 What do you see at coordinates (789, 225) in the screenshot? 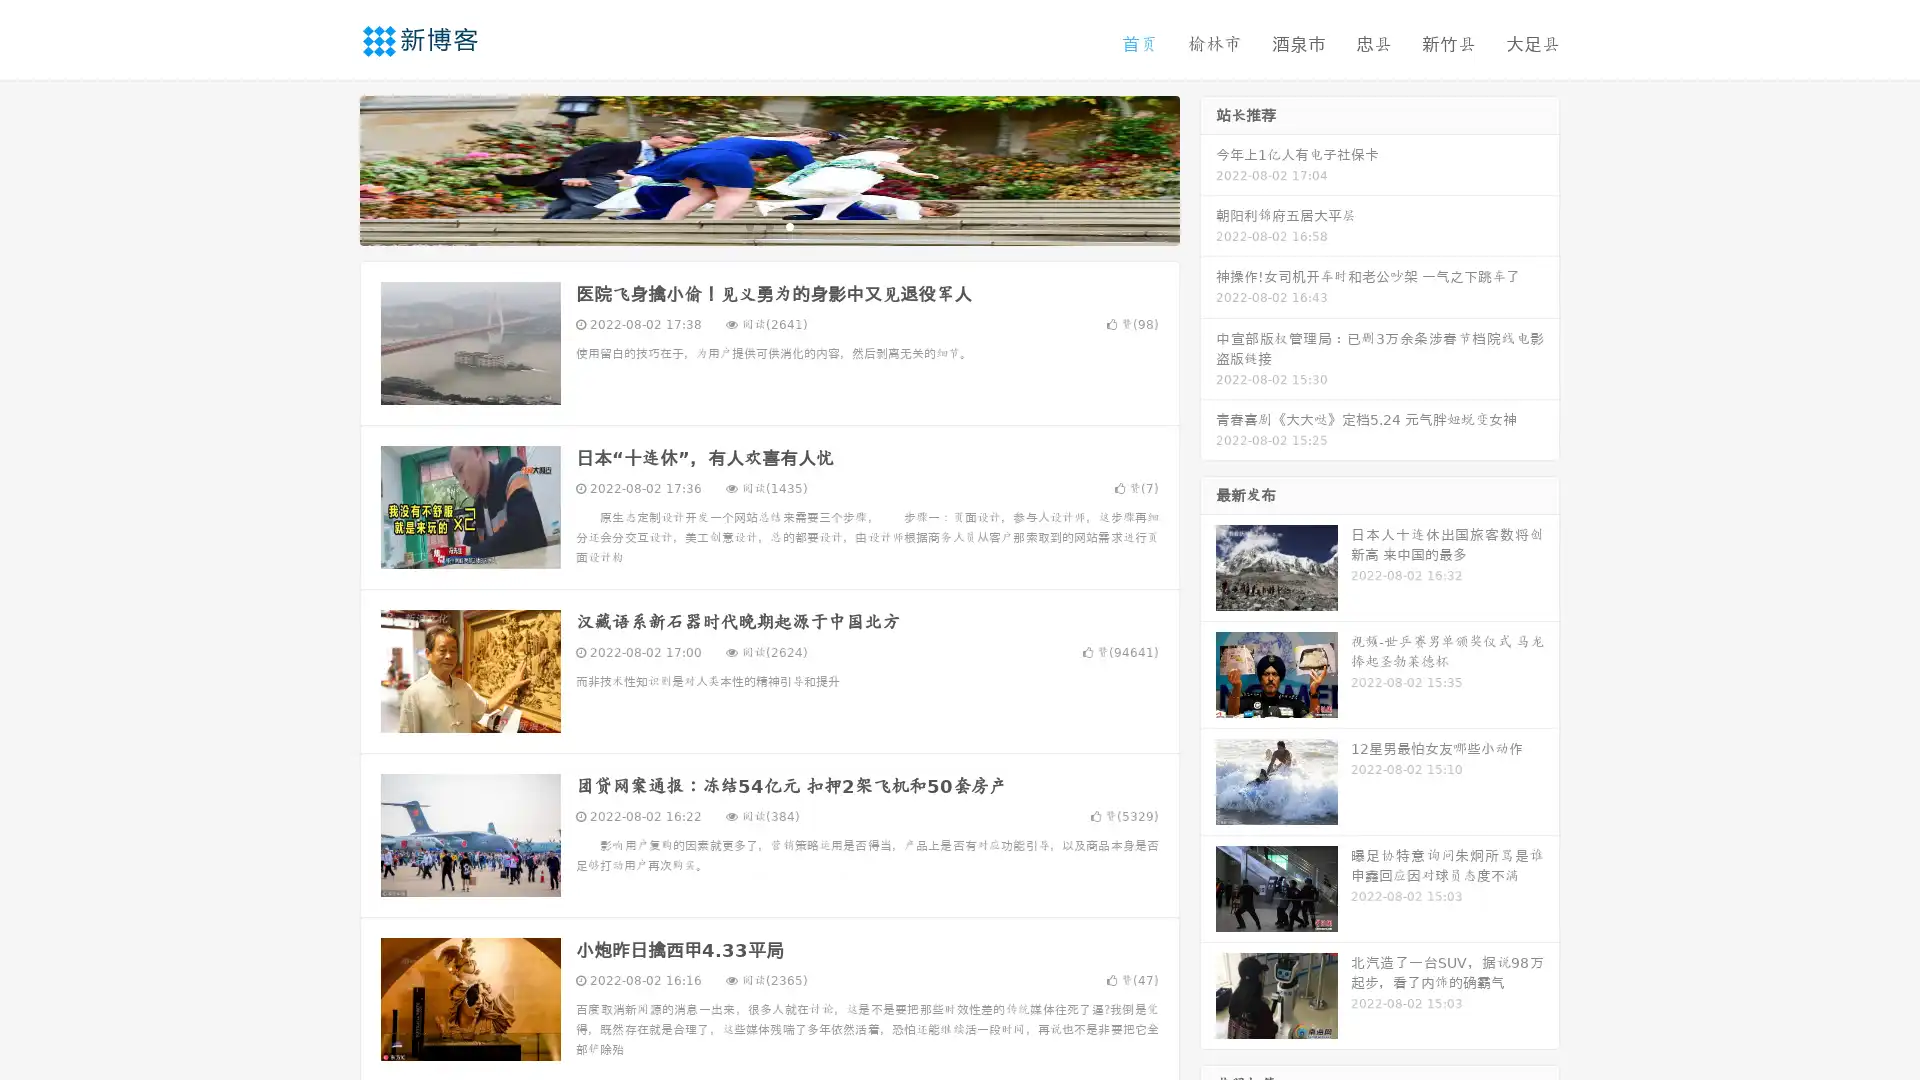
I see `Go to slide 3` at bounding box center [789, 225].